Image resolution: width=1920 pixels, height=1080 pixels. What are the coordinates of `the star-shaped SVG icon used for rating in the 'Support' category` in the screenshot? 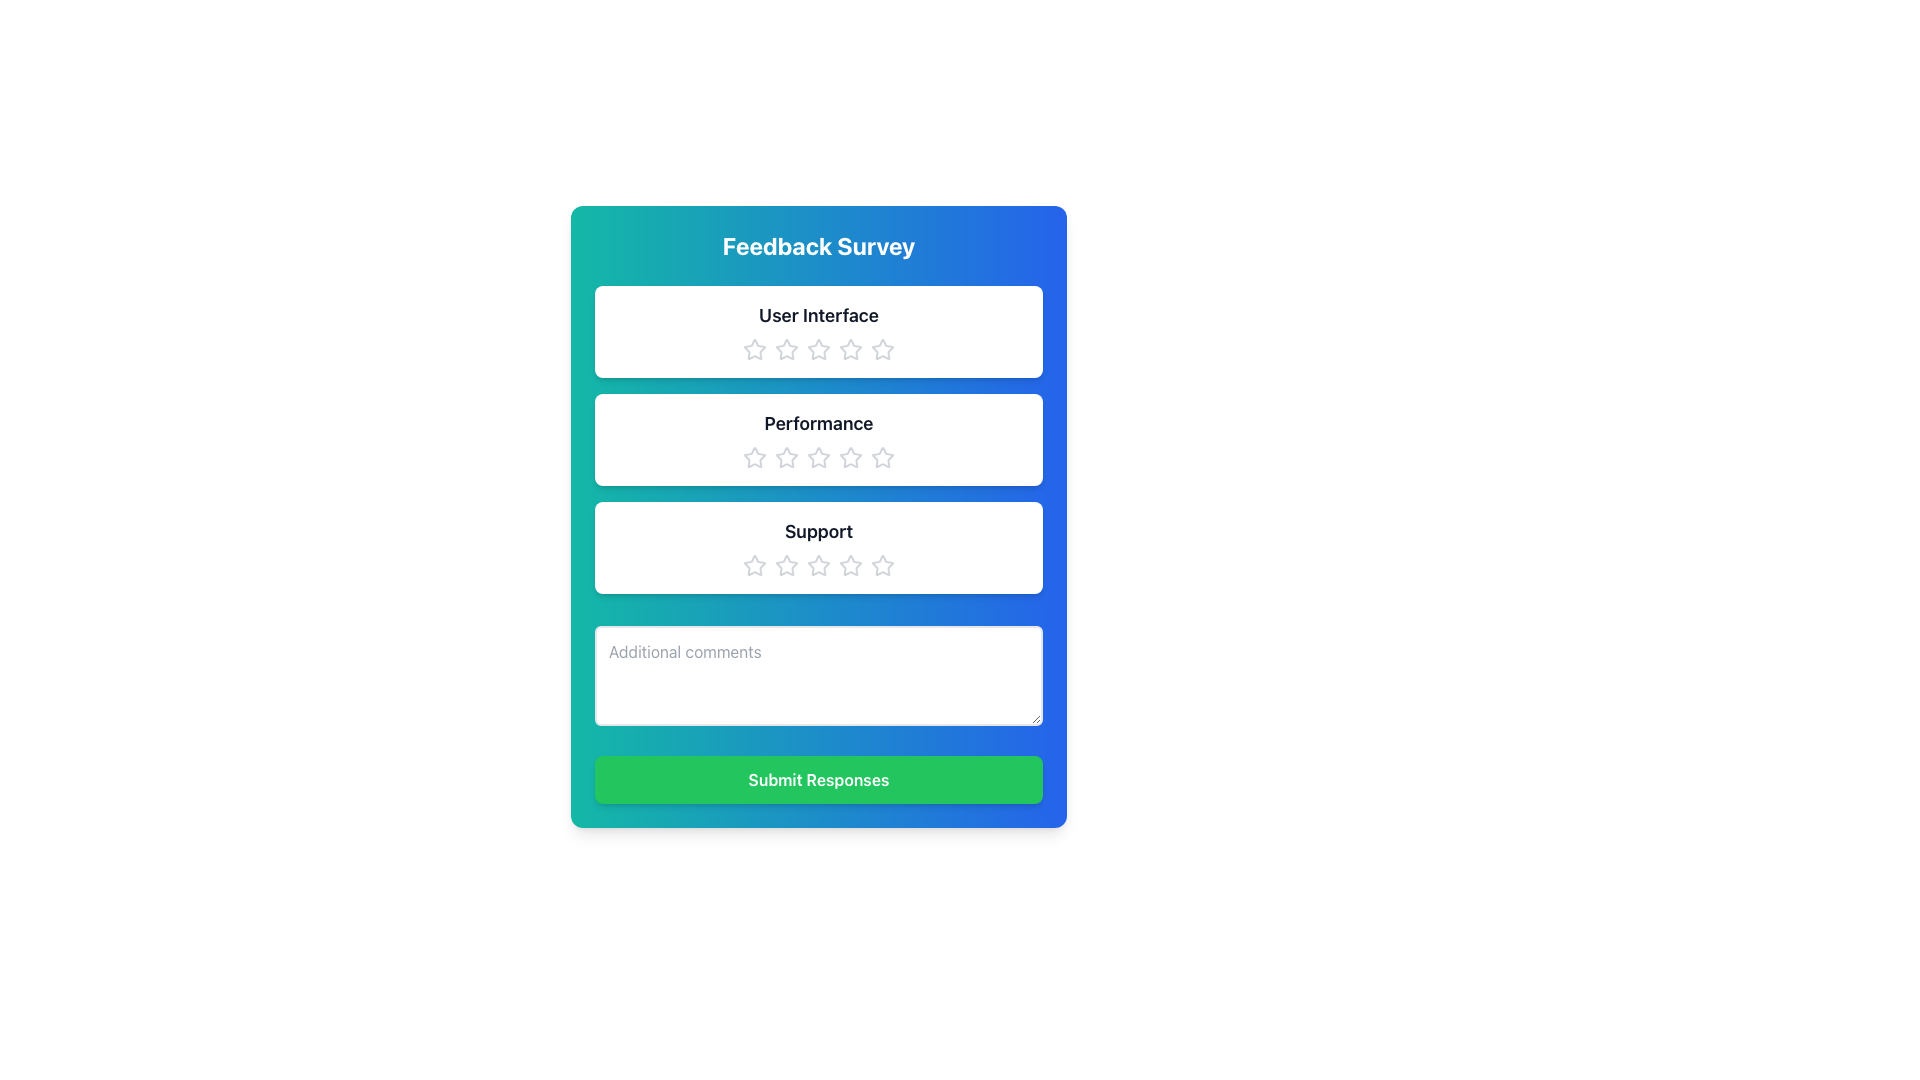 It's located at (786, 565).